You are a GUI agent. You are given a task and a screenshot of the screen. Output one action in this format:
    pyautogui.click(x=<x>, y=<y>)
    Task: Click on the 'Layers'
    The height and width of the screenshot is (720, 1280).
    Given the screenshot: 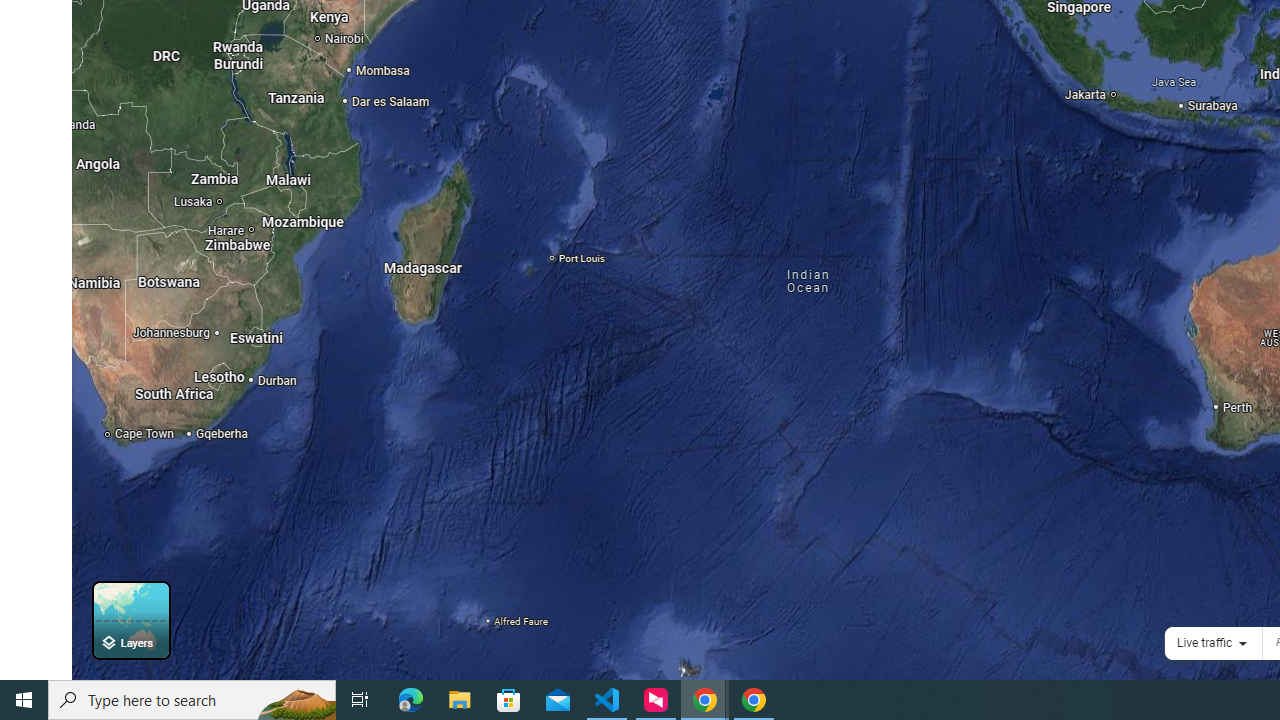 What is the action you would take?
    pyautogui.click(x=130, y=619)
    